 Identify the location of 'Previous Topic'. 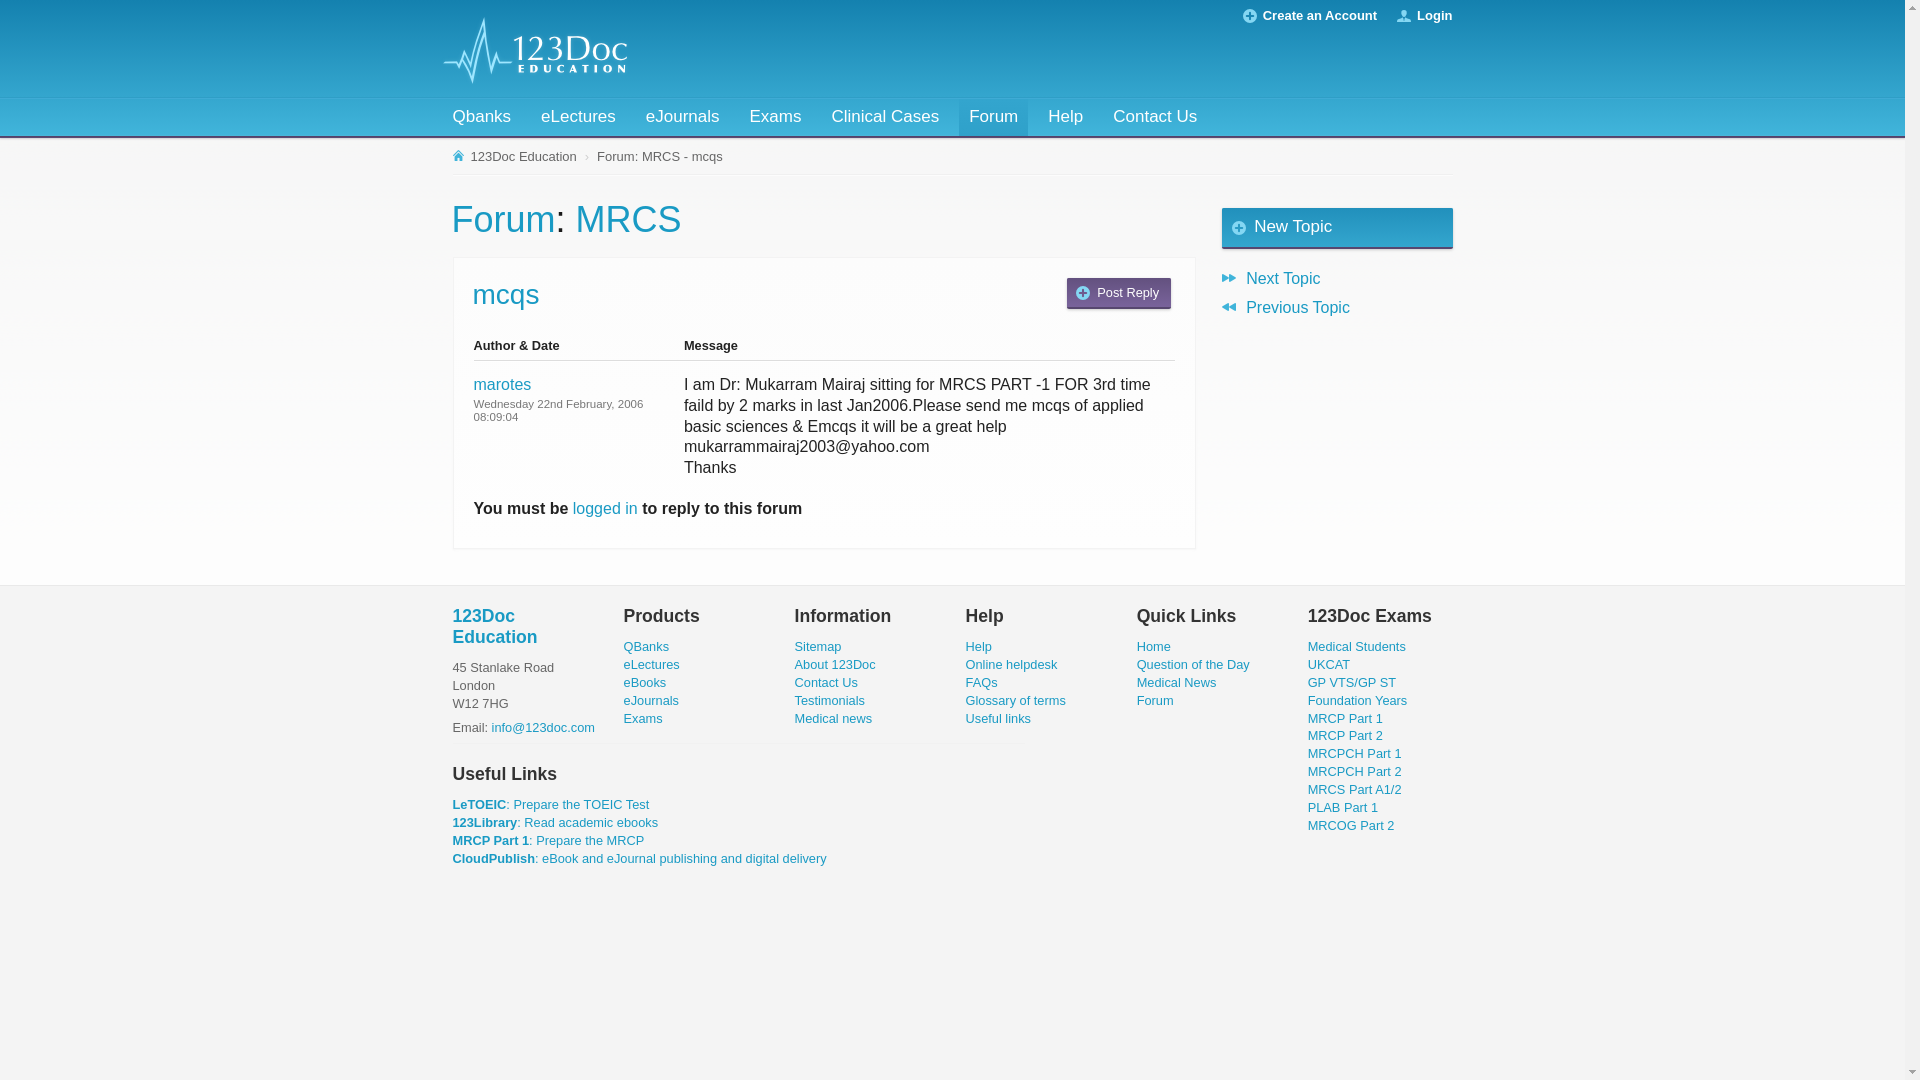
(1337, 307).